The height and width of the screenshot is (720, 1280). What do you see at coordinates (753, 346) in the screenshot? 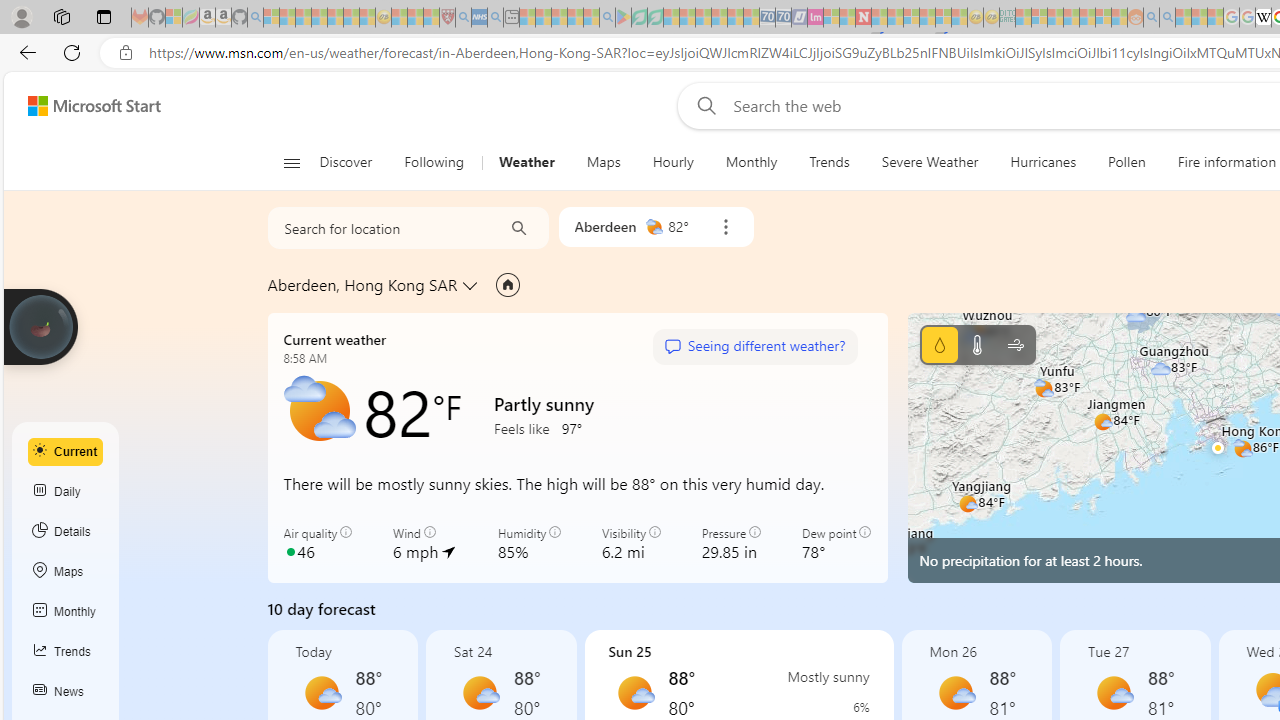
I see `'Seeing different weather?'` at bounding box center [753, 346].